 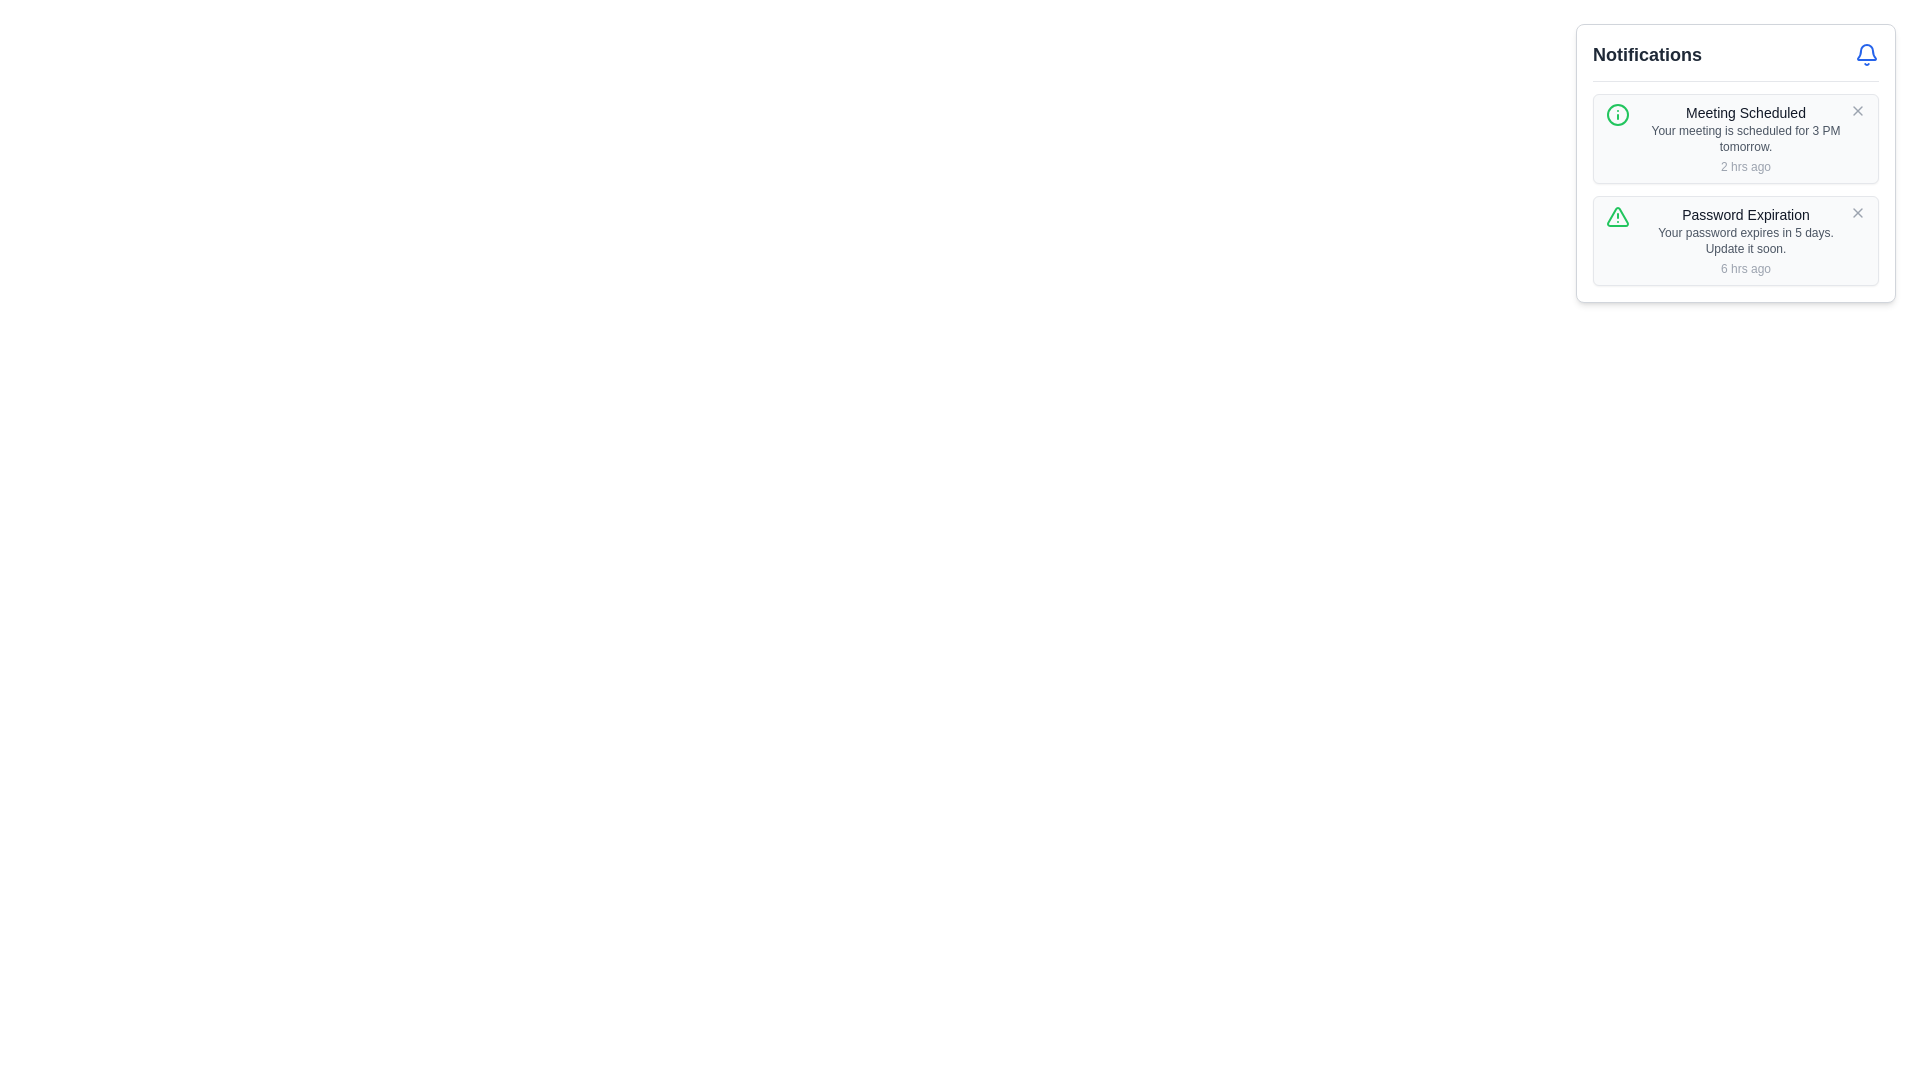 I want to click on the small circular information icon located in the top-right corner of the interface, which is part of a notification box, so click(x=1617, y=115).